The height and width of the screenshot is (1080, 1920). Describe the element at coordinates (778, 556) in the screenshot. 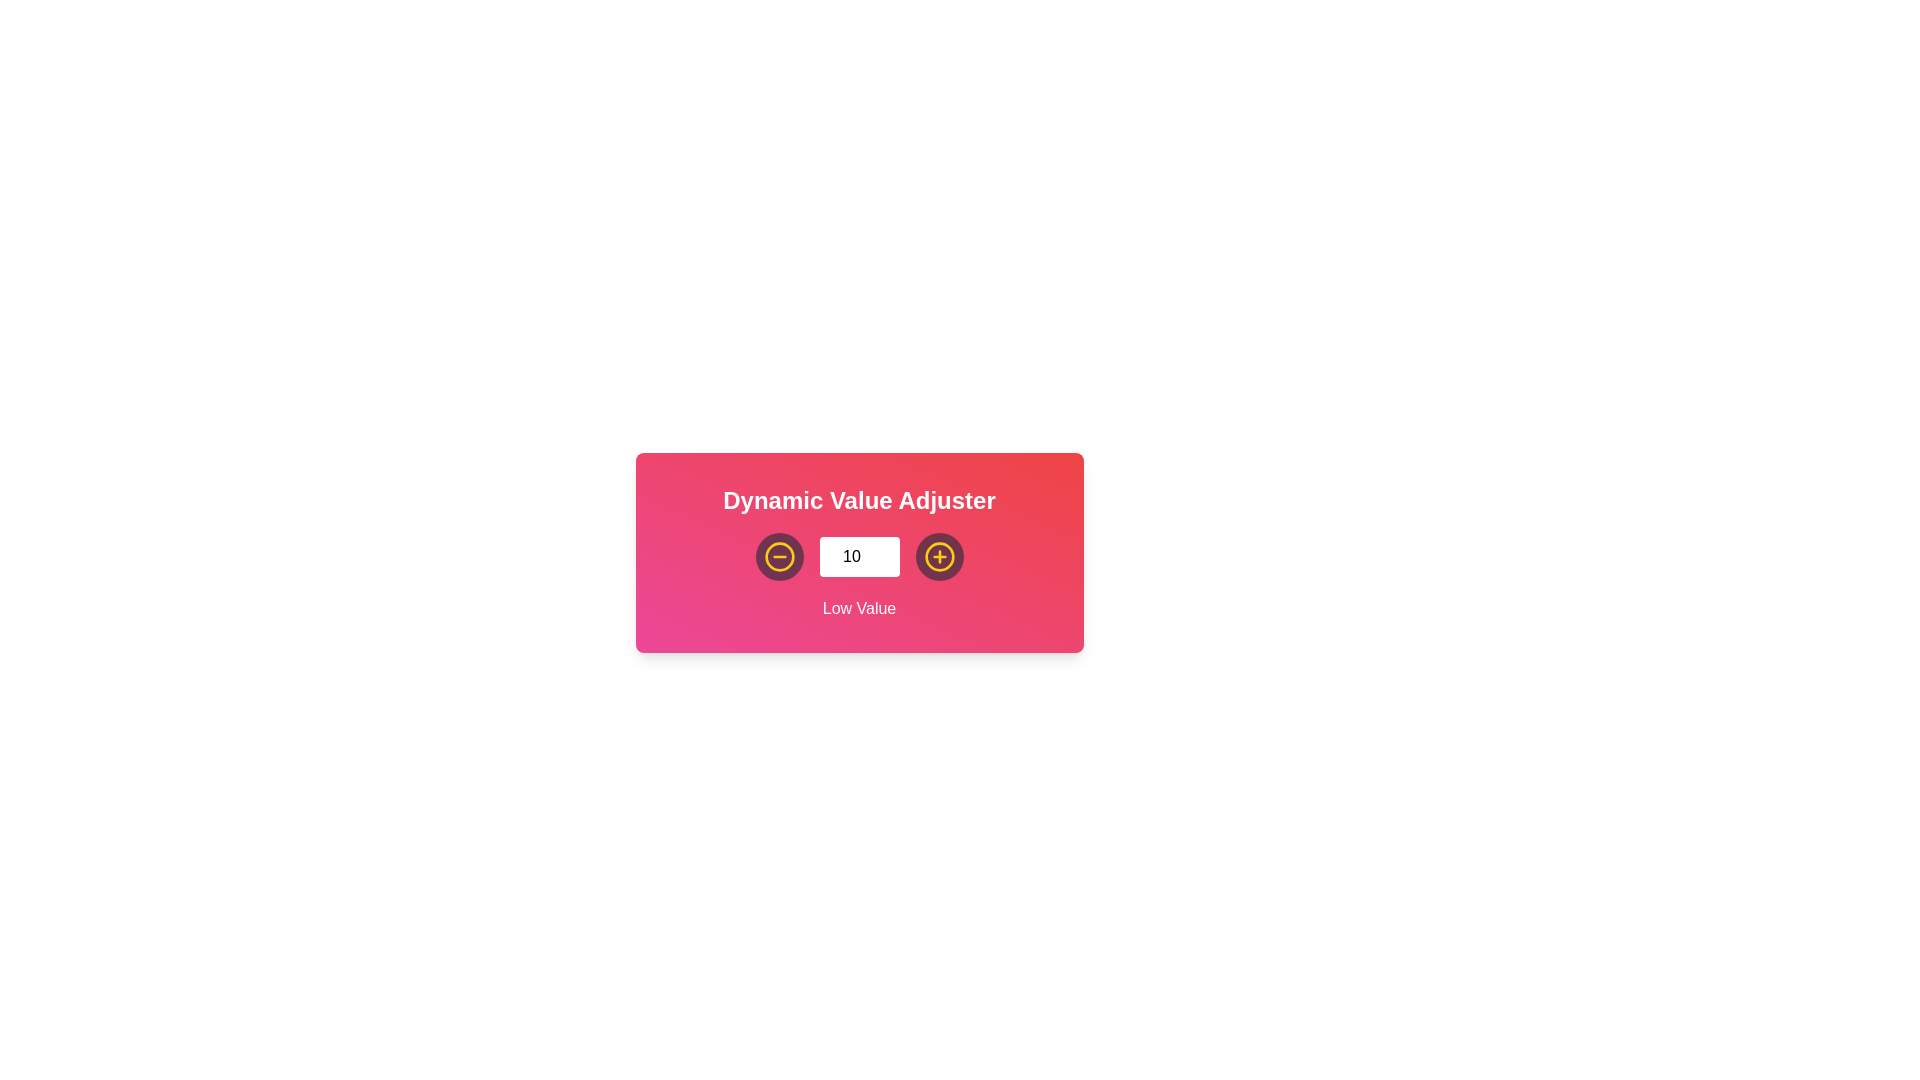

I see `the decrement control button located to the left of the central input box in the 'Dynamic Value Adjuster' interface to decrease the displayed value` at that location.